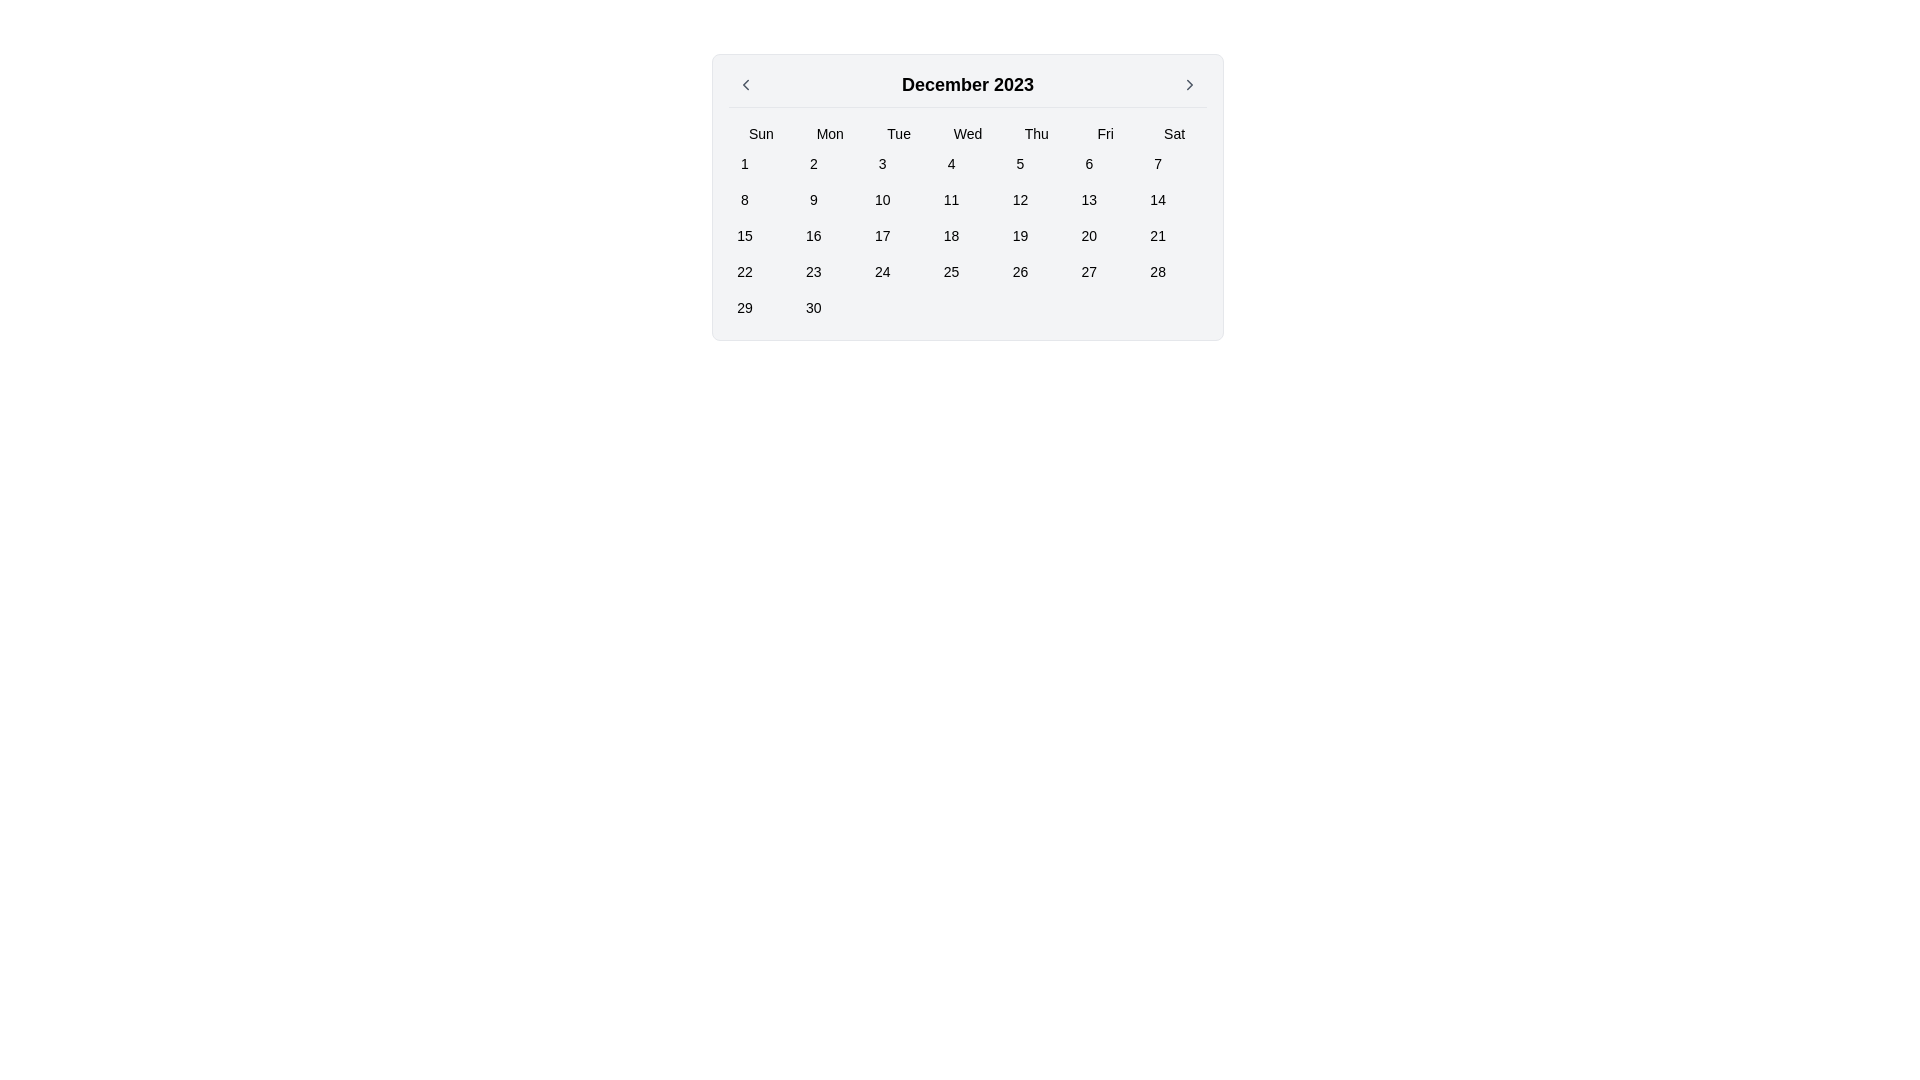 The image size is (1920, 1080). I want to click on the rounded square button labeled '4' located in the first row under the 'Wed' column of the calendar grid, so click(950, 163).